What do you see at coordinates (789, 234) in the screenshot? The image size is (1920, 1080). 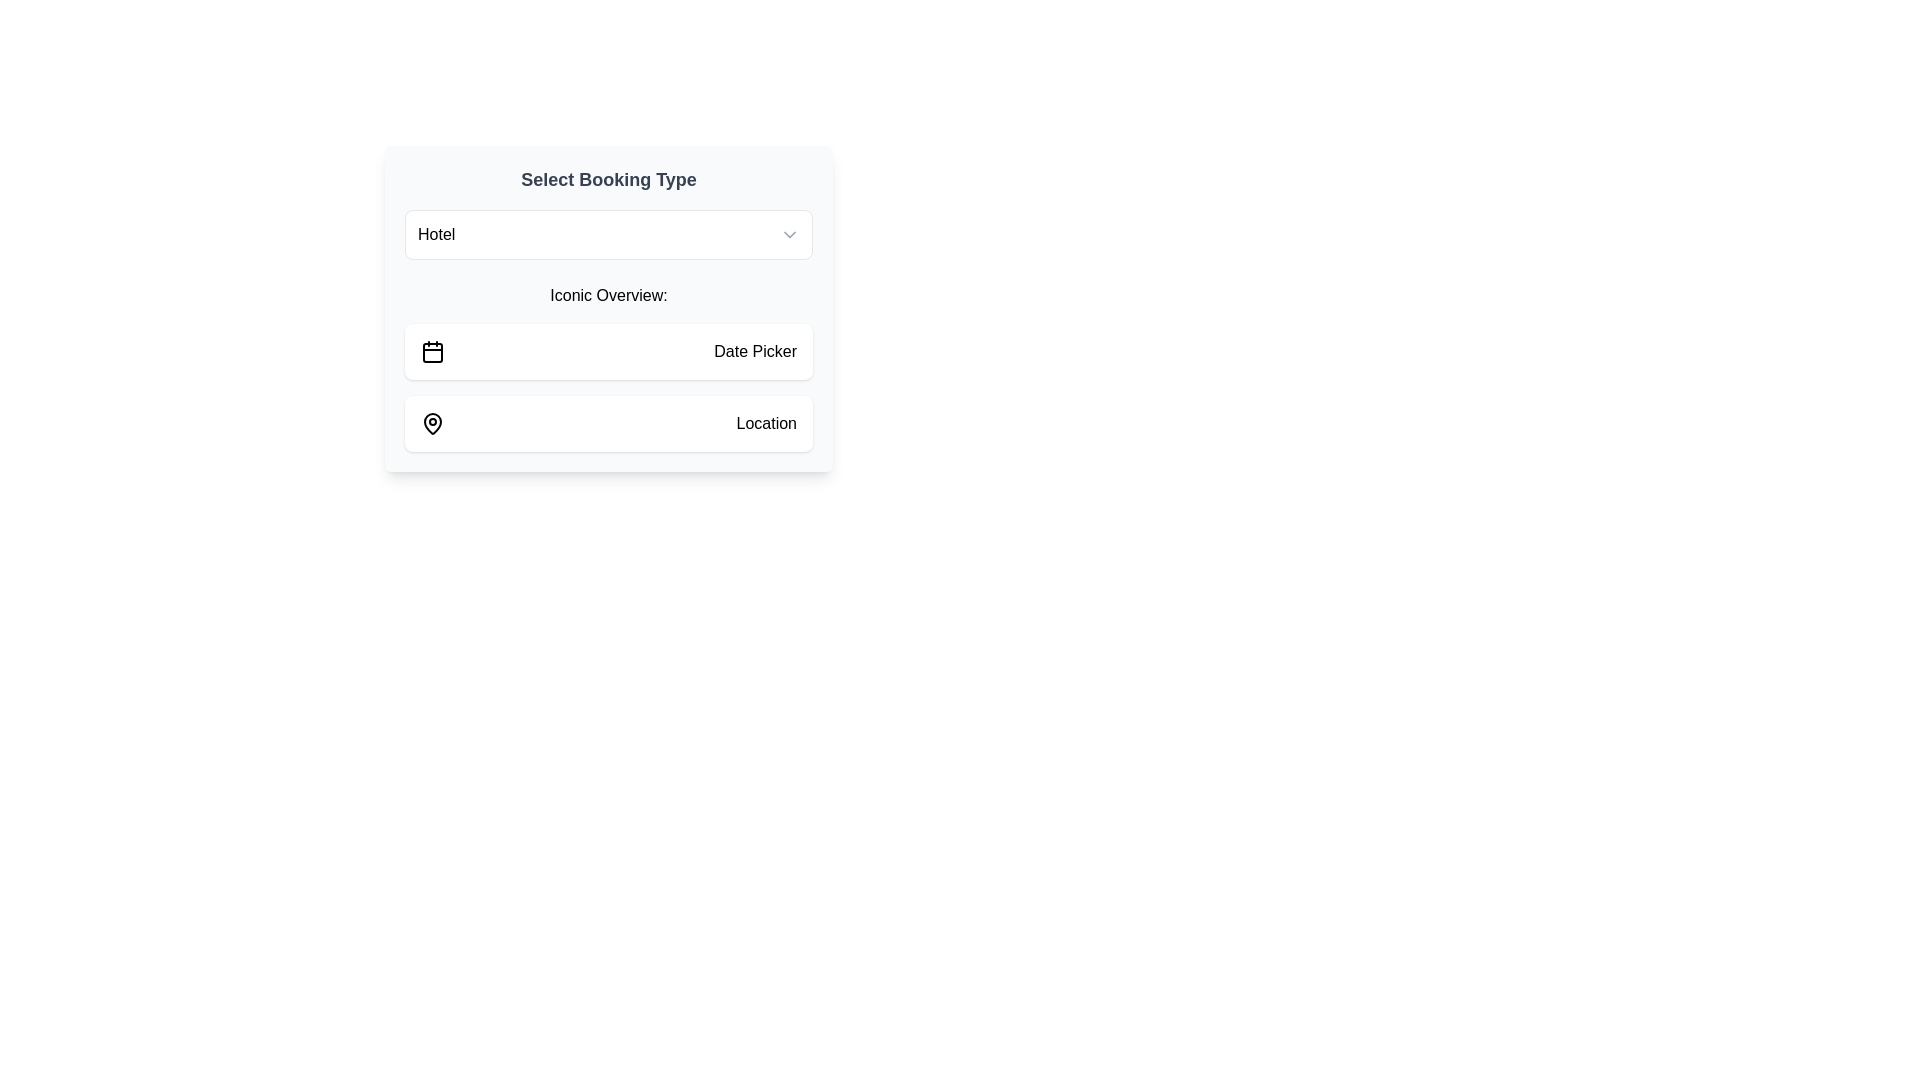 I see `the downward arrow SVG icon representing a dropdown toggle` at bounding box center [789, 234].